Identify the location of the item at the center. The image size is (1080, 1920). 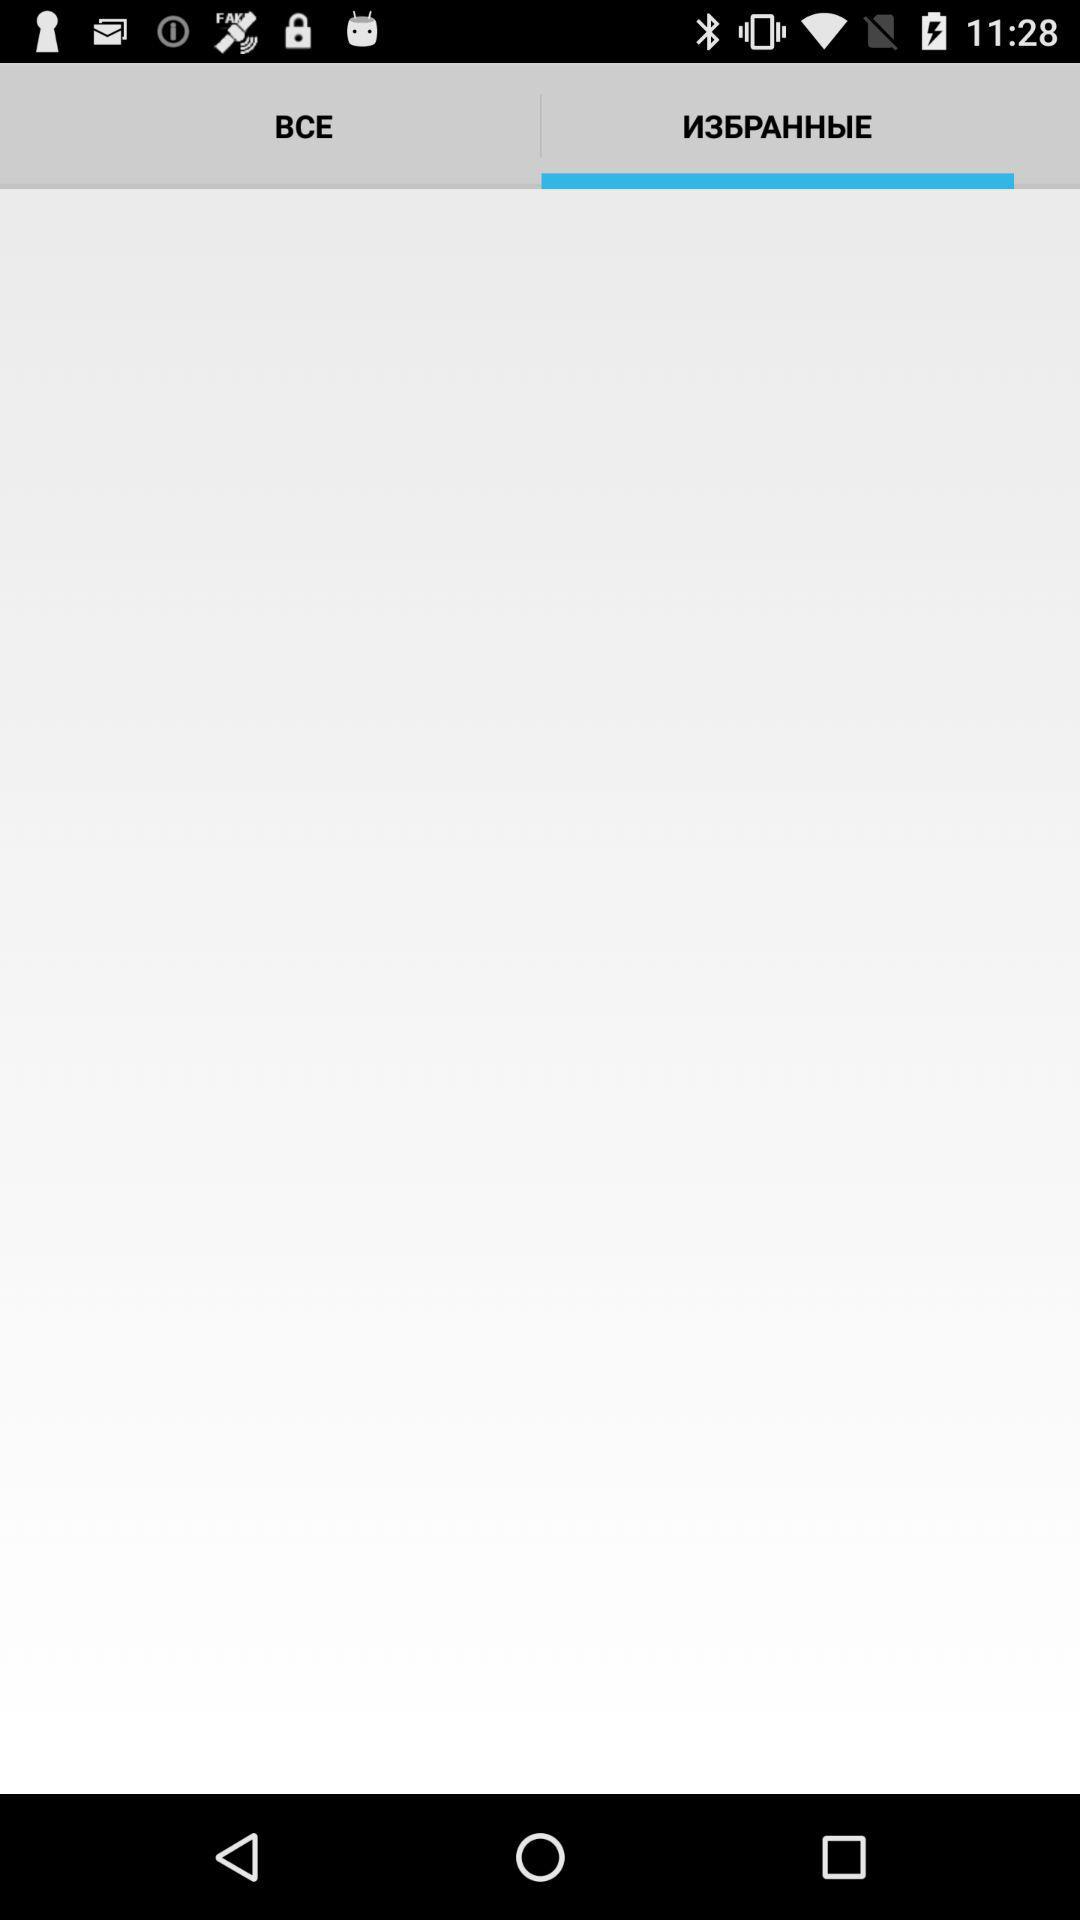
(540, 991).